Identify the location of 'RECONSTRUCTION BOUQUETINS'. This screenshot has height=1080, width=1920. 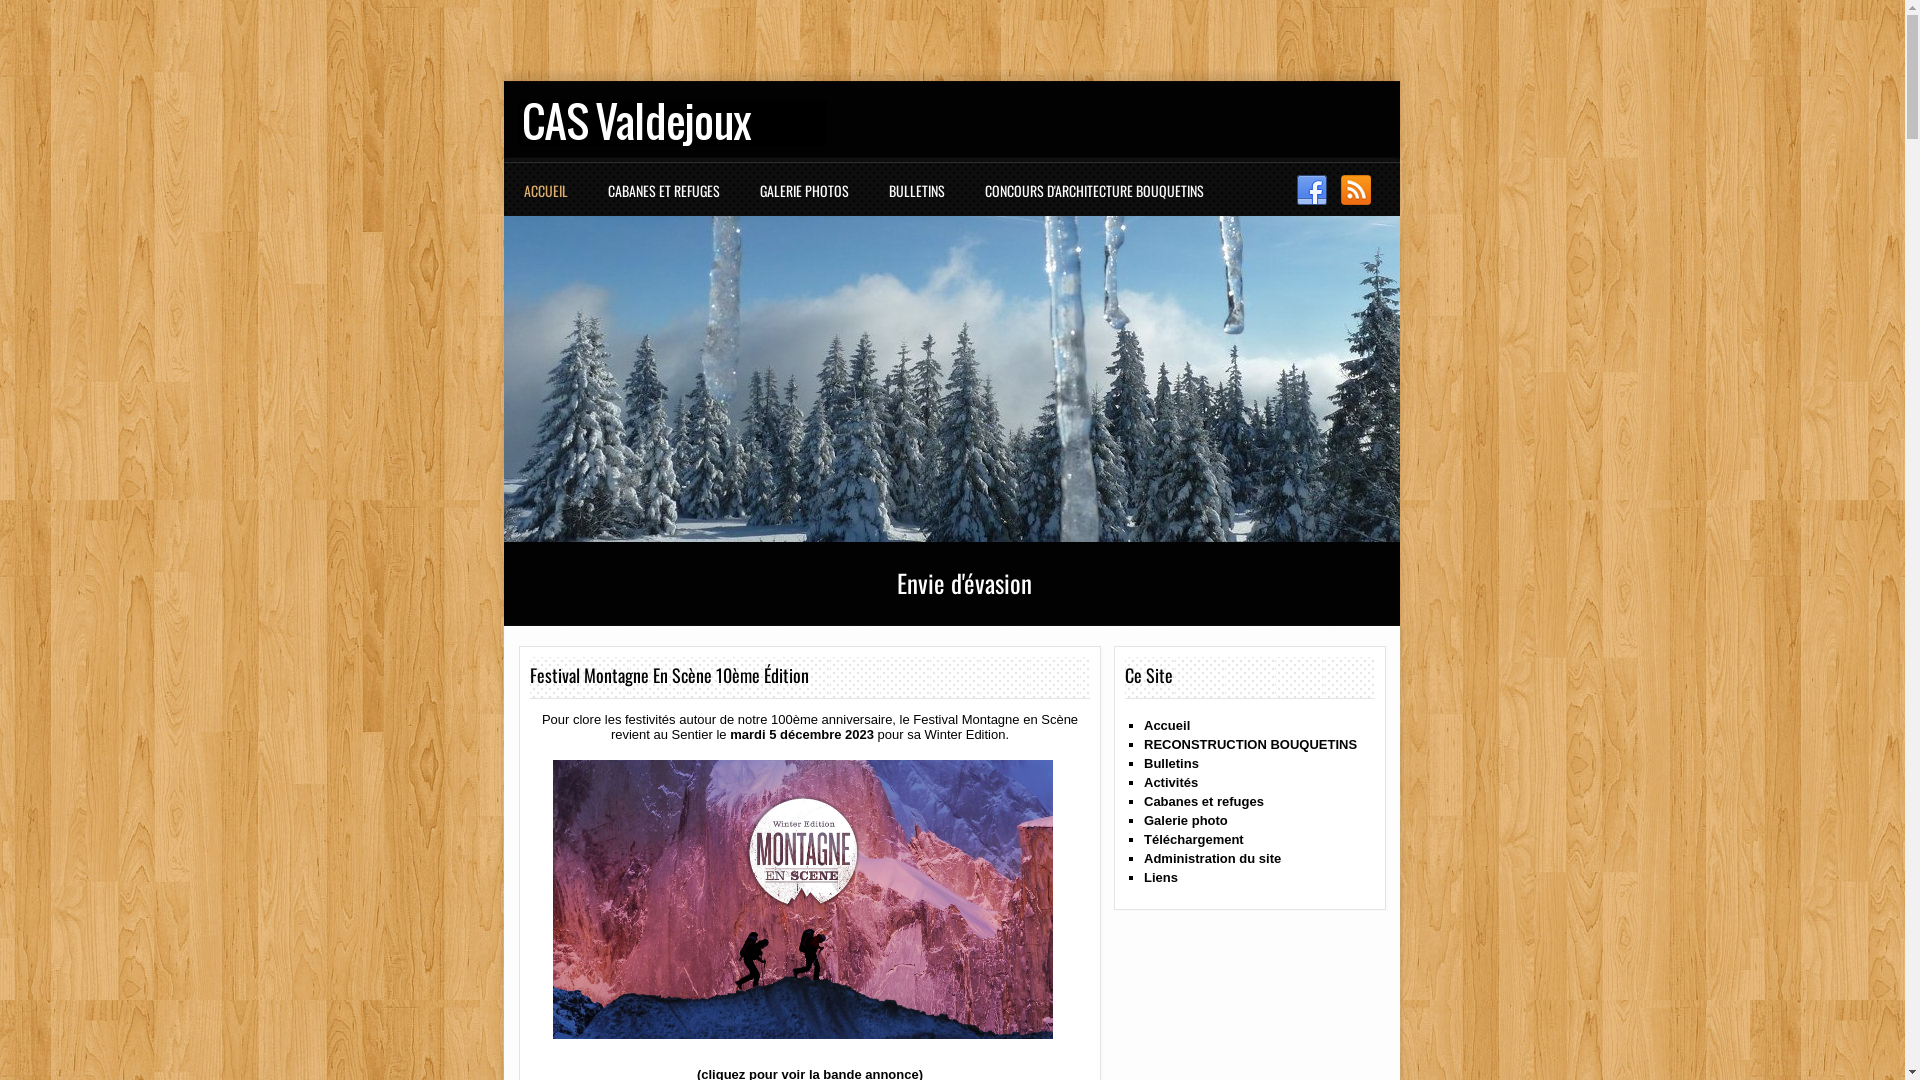
(1249, 744).